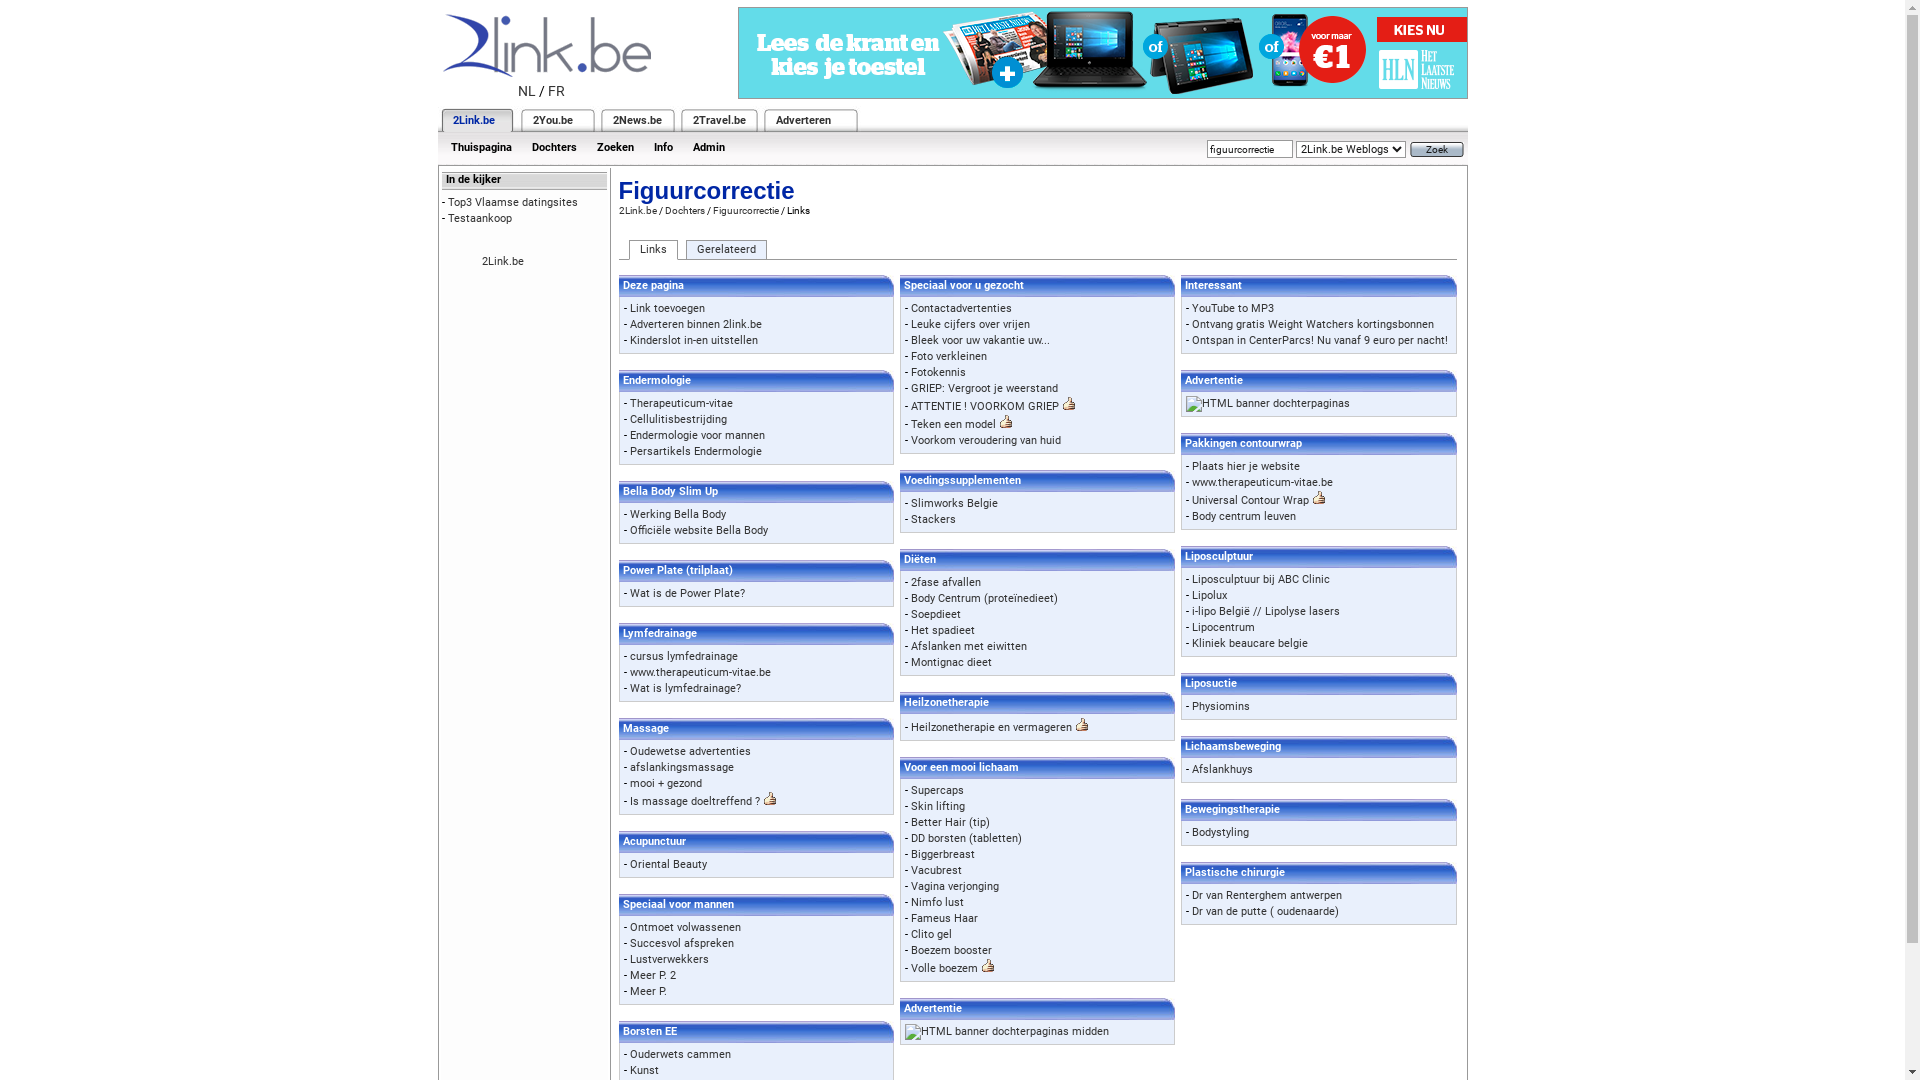 The image size is (1920, 1080). I want to click on 'Meer P. 2', so click(628, 974).